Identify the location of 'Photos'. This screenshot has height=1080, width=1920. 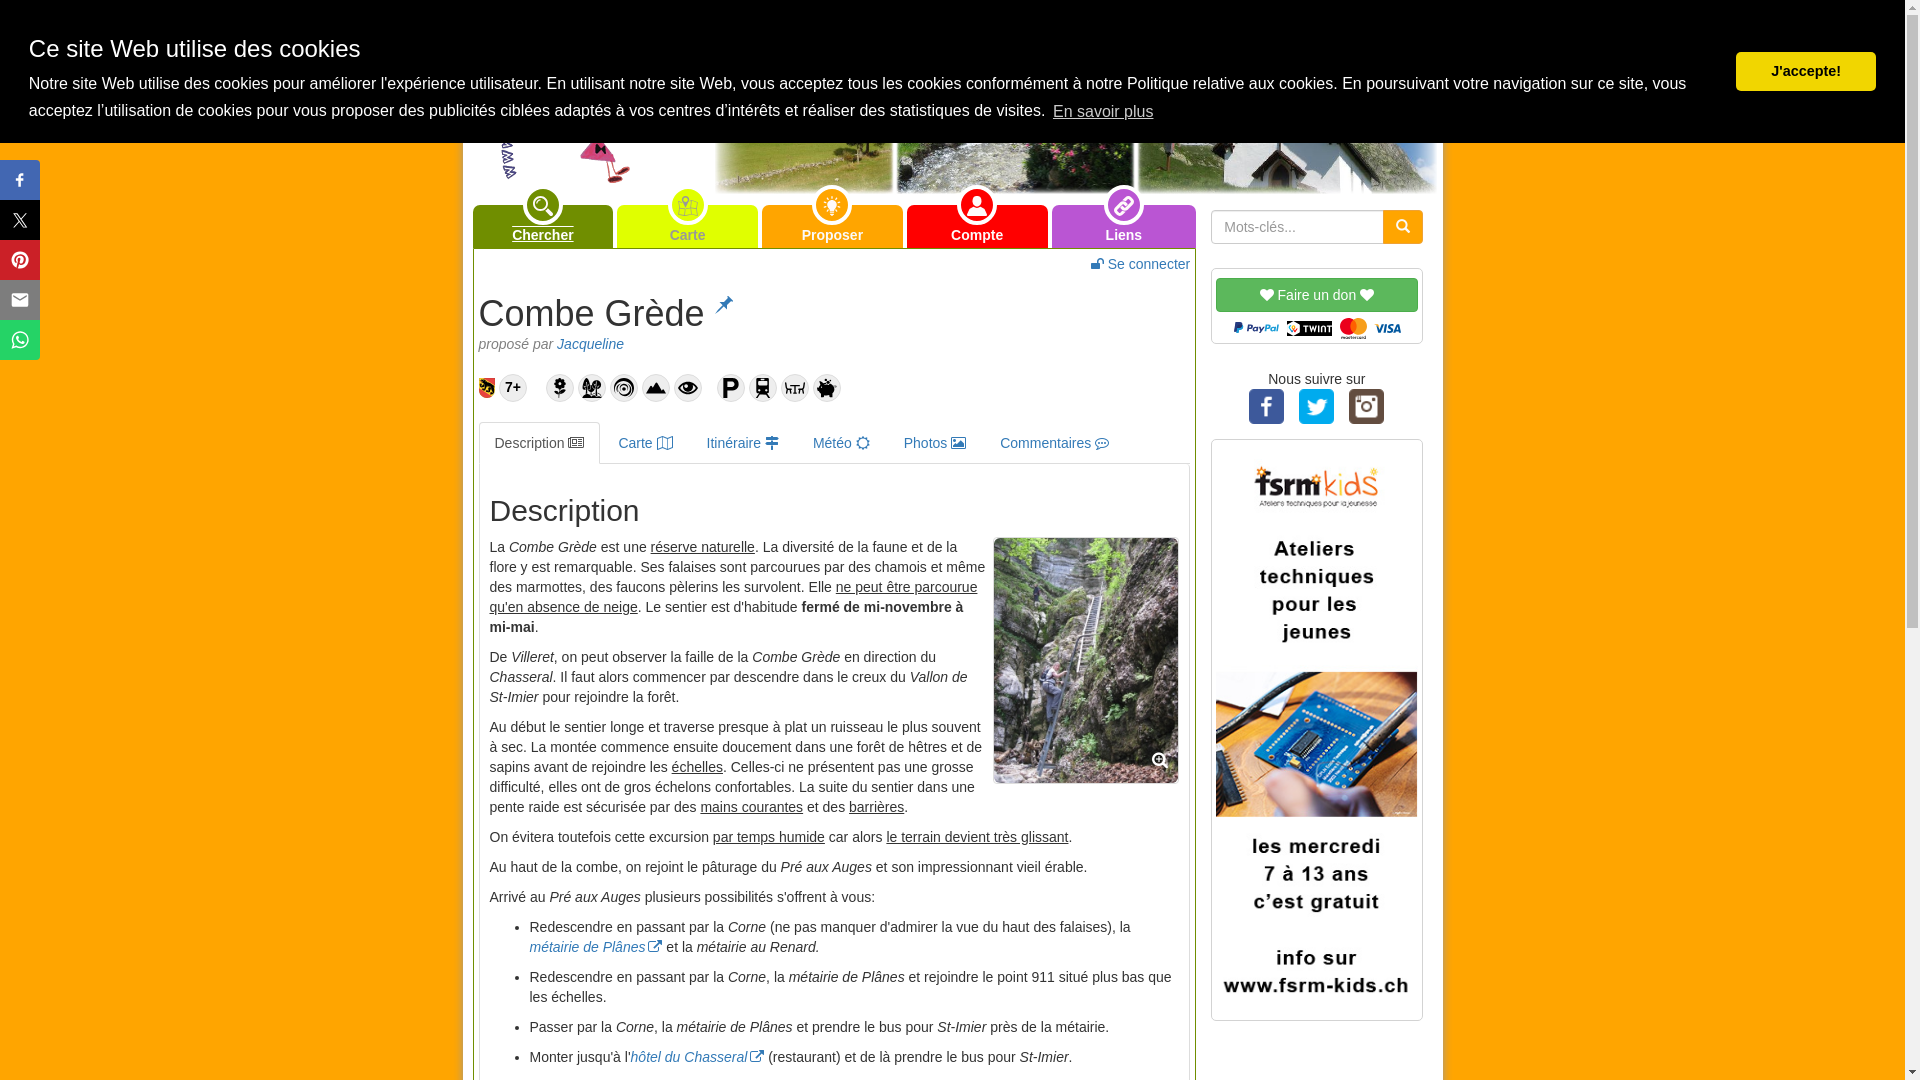
(934, 442).